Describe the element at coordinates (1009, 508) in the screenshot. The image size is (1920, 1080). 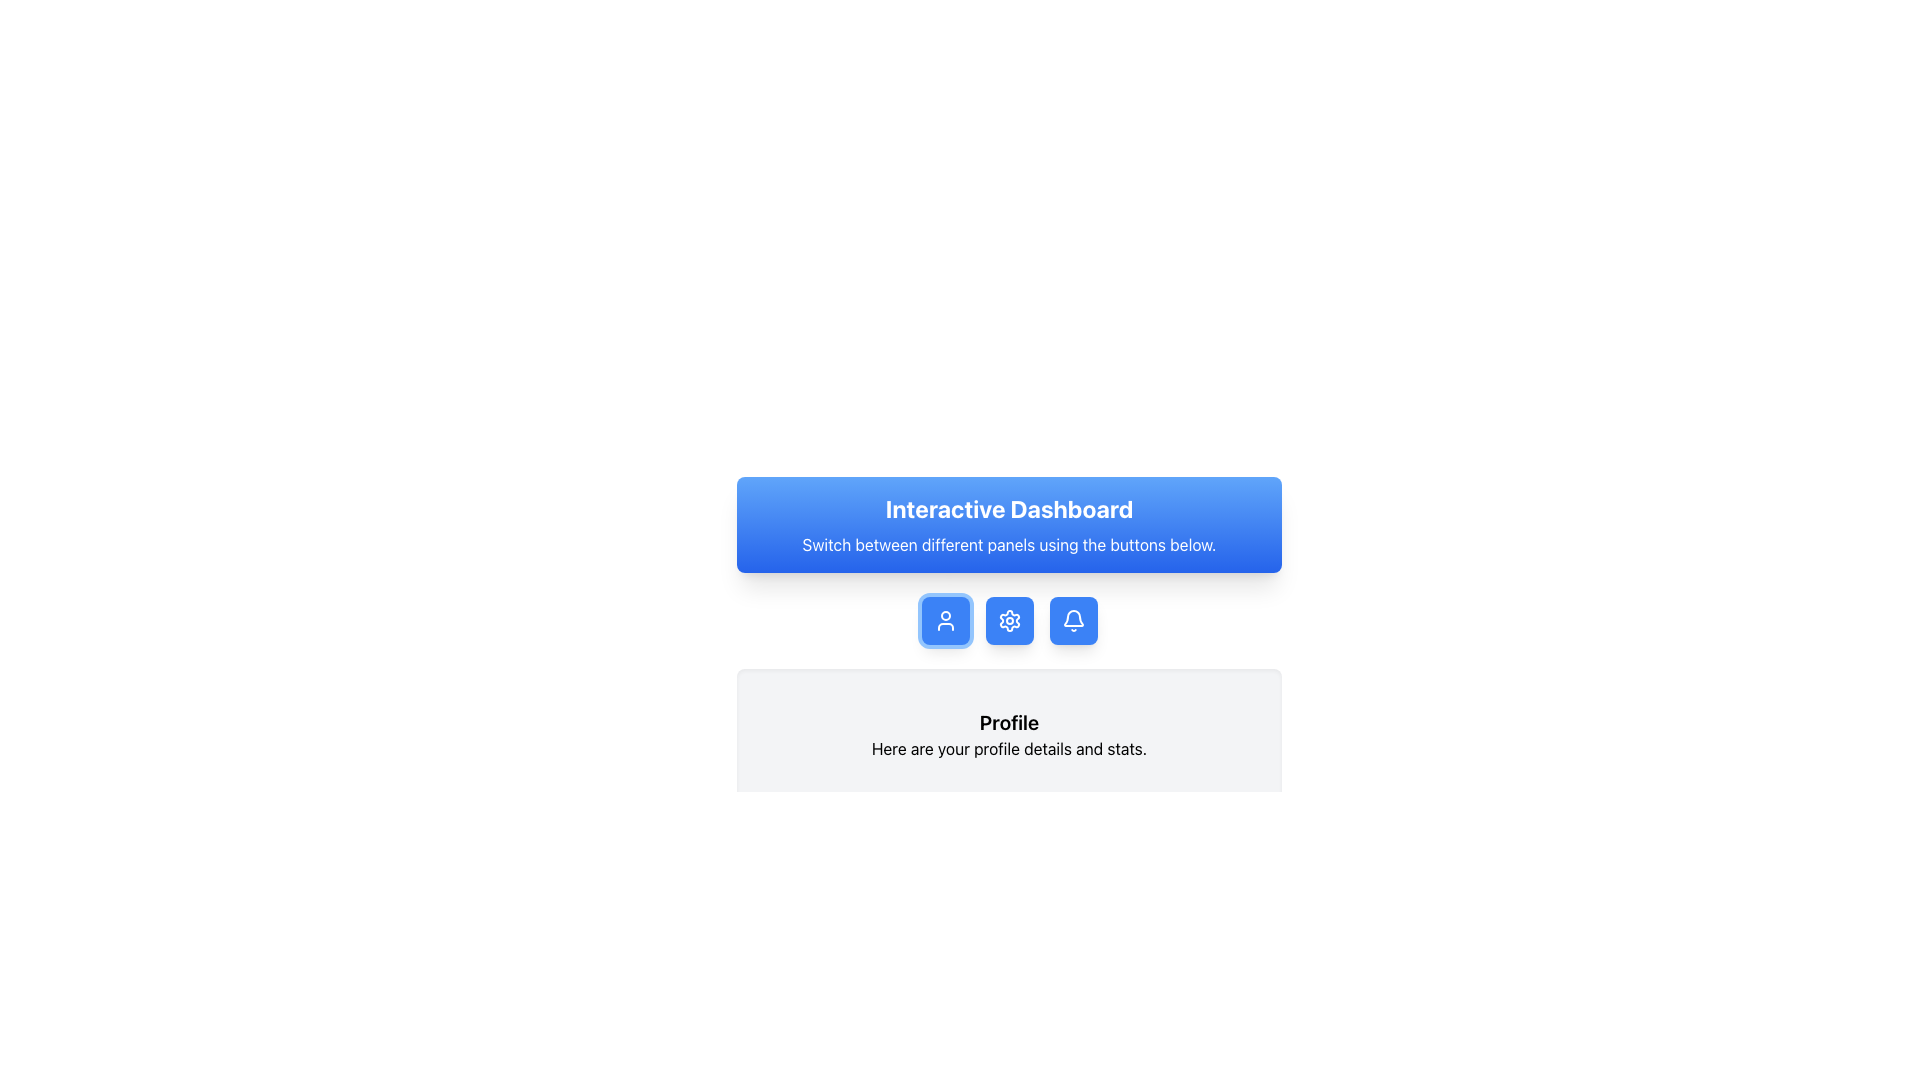
I see `the heading title located at the top center of the blue rounded rectangle, above the subtitle 'Switch between different panels using the buttons below.'` at that location.